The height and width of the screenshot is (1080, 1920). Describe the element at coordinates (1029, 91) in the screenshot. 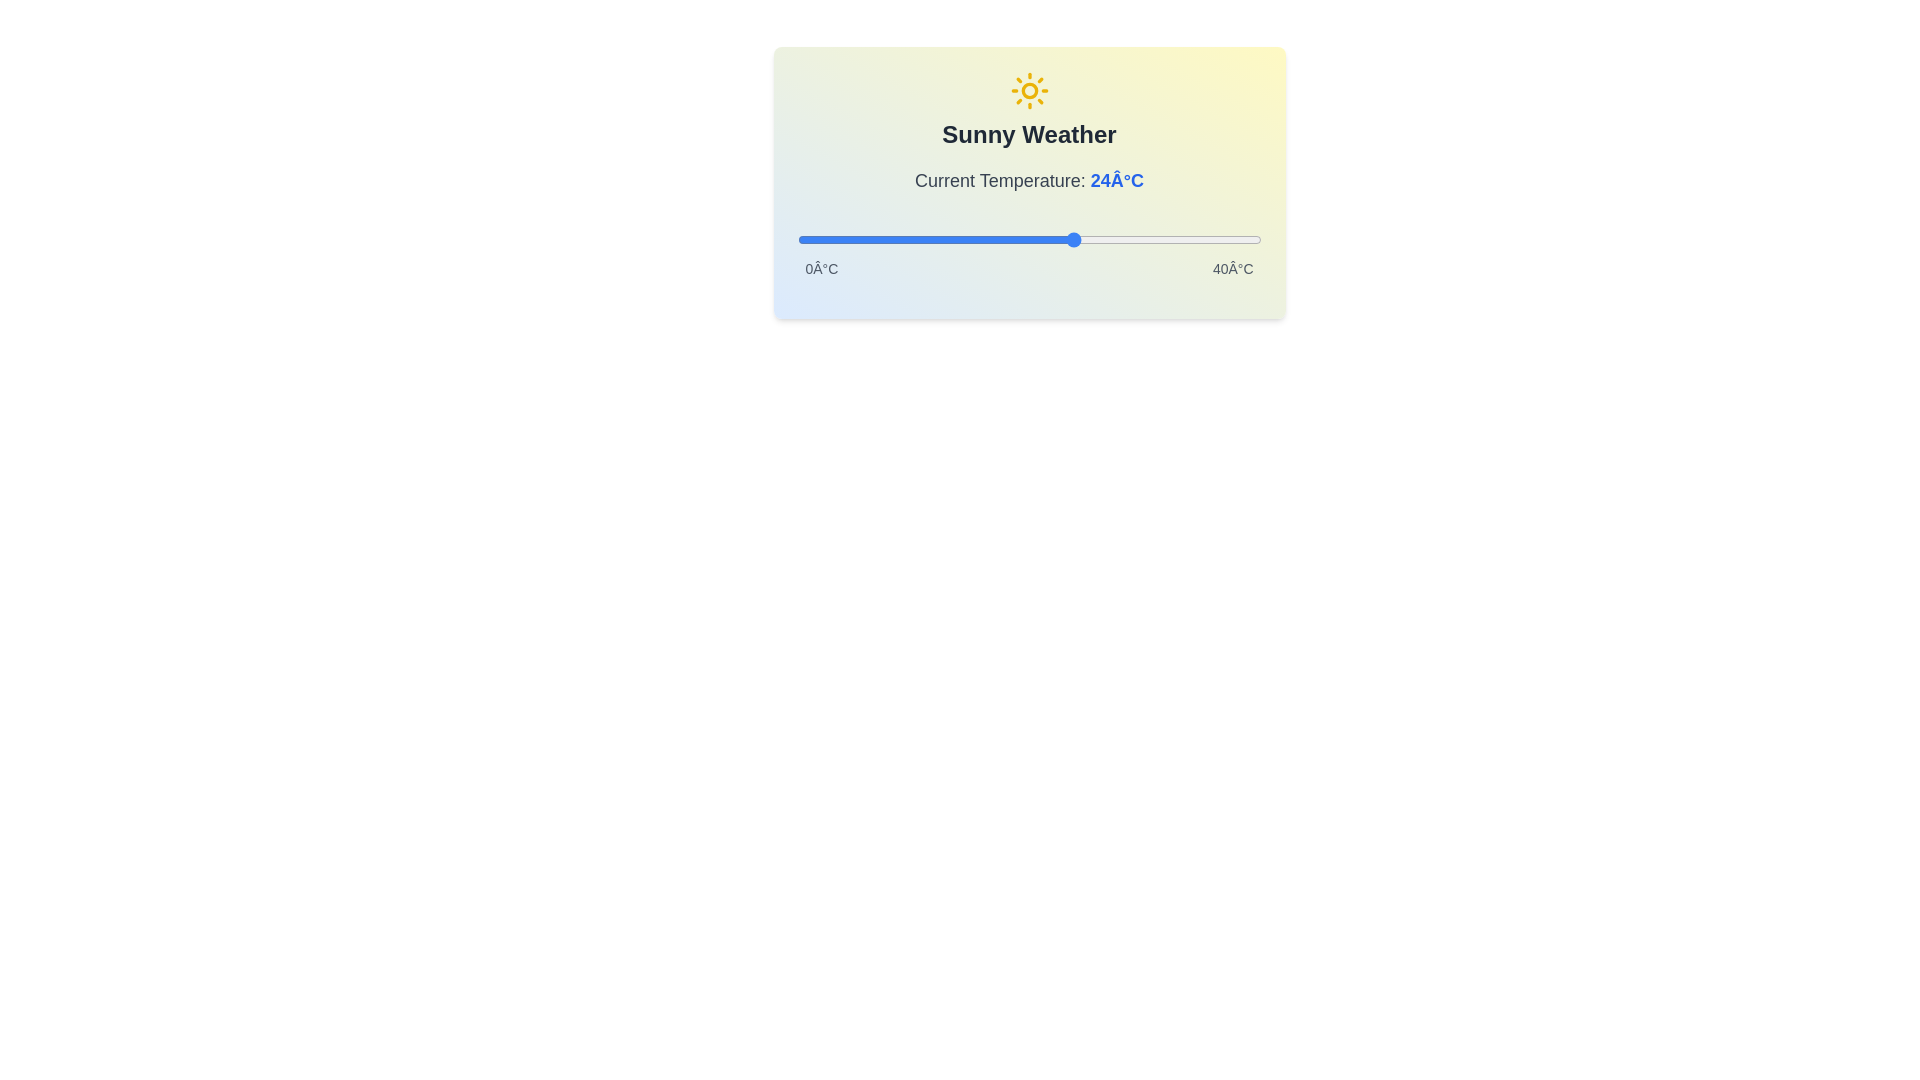

I see `the circular sun icon representing 'Sunny Weather', which is styled in yellow and located at the top center of the card layout` at that location.